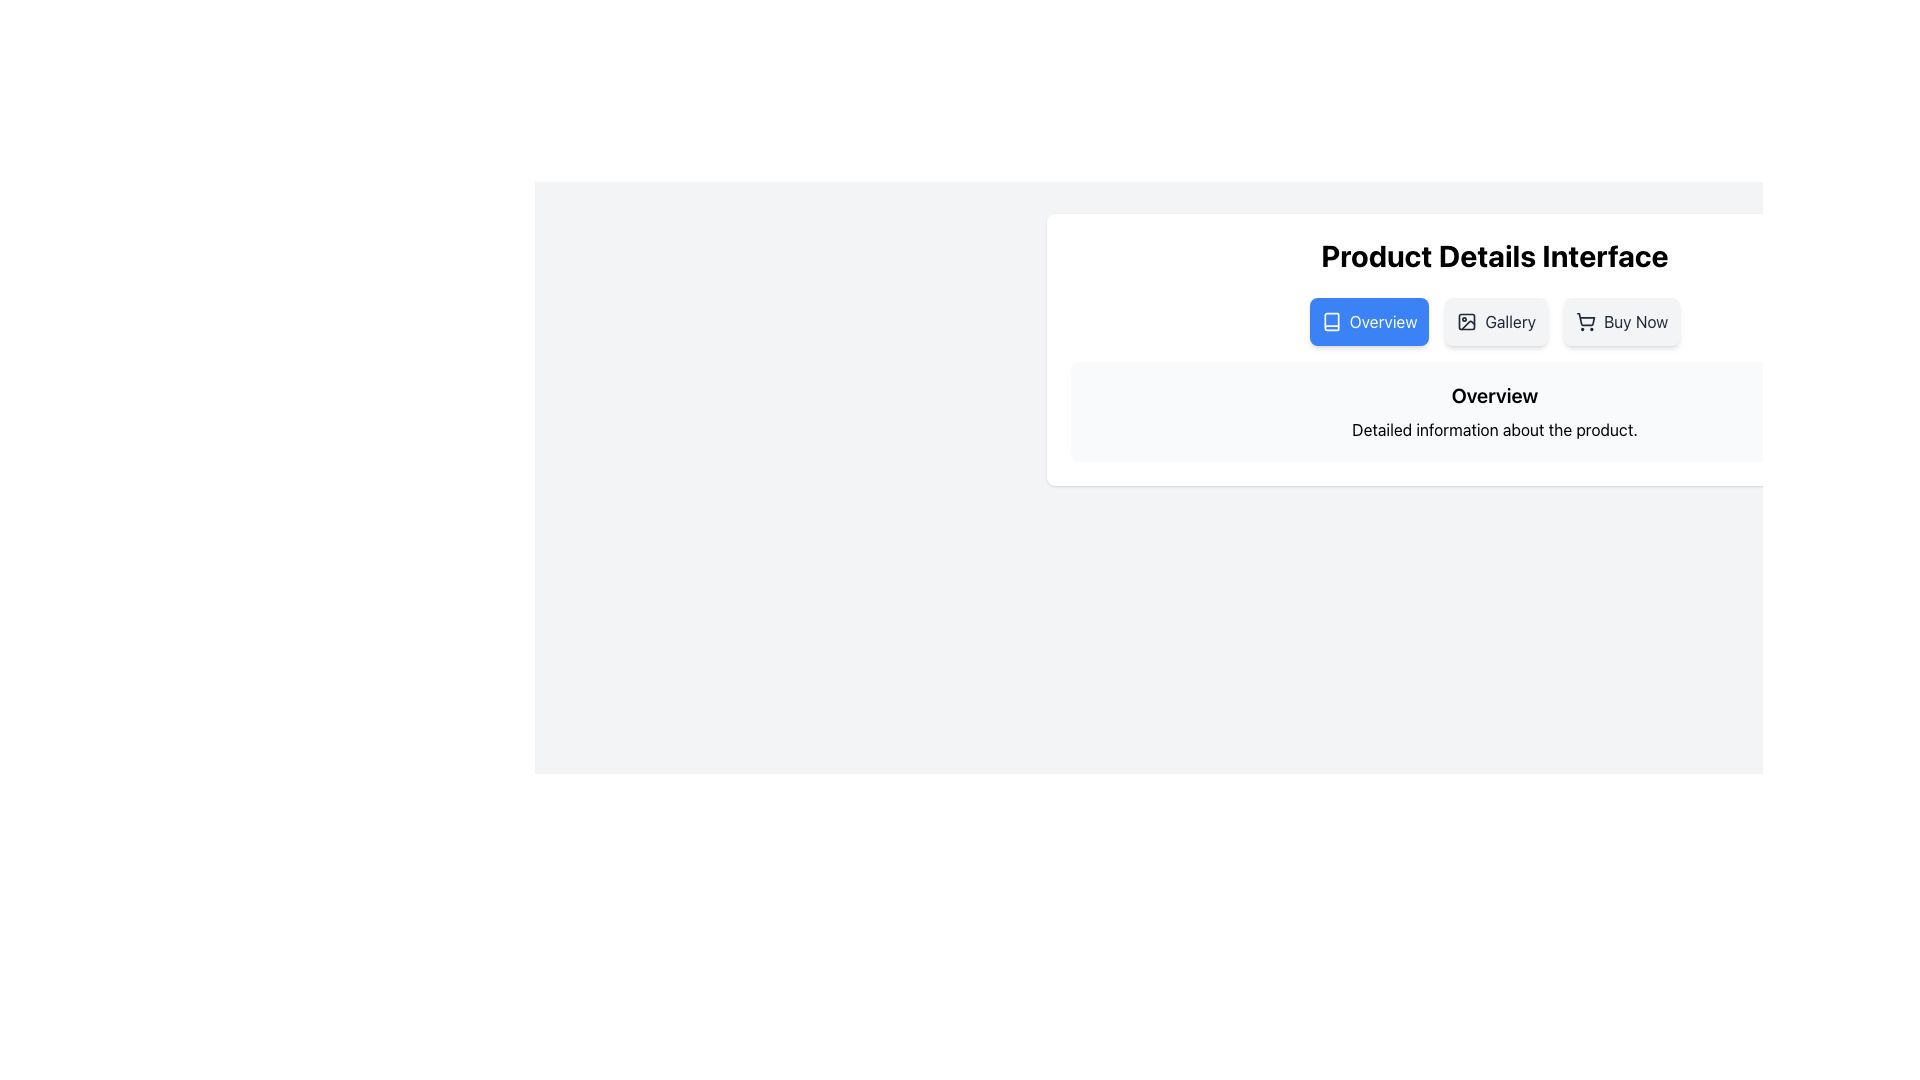  What do you see at coordinates (1331, 320) in the screenshot?
I see `the SVG-based icon embedded within the 'Overview' button located in the top-center area of the interface below the title 'Product Details Interface'` at bounding box center [1331, 320].